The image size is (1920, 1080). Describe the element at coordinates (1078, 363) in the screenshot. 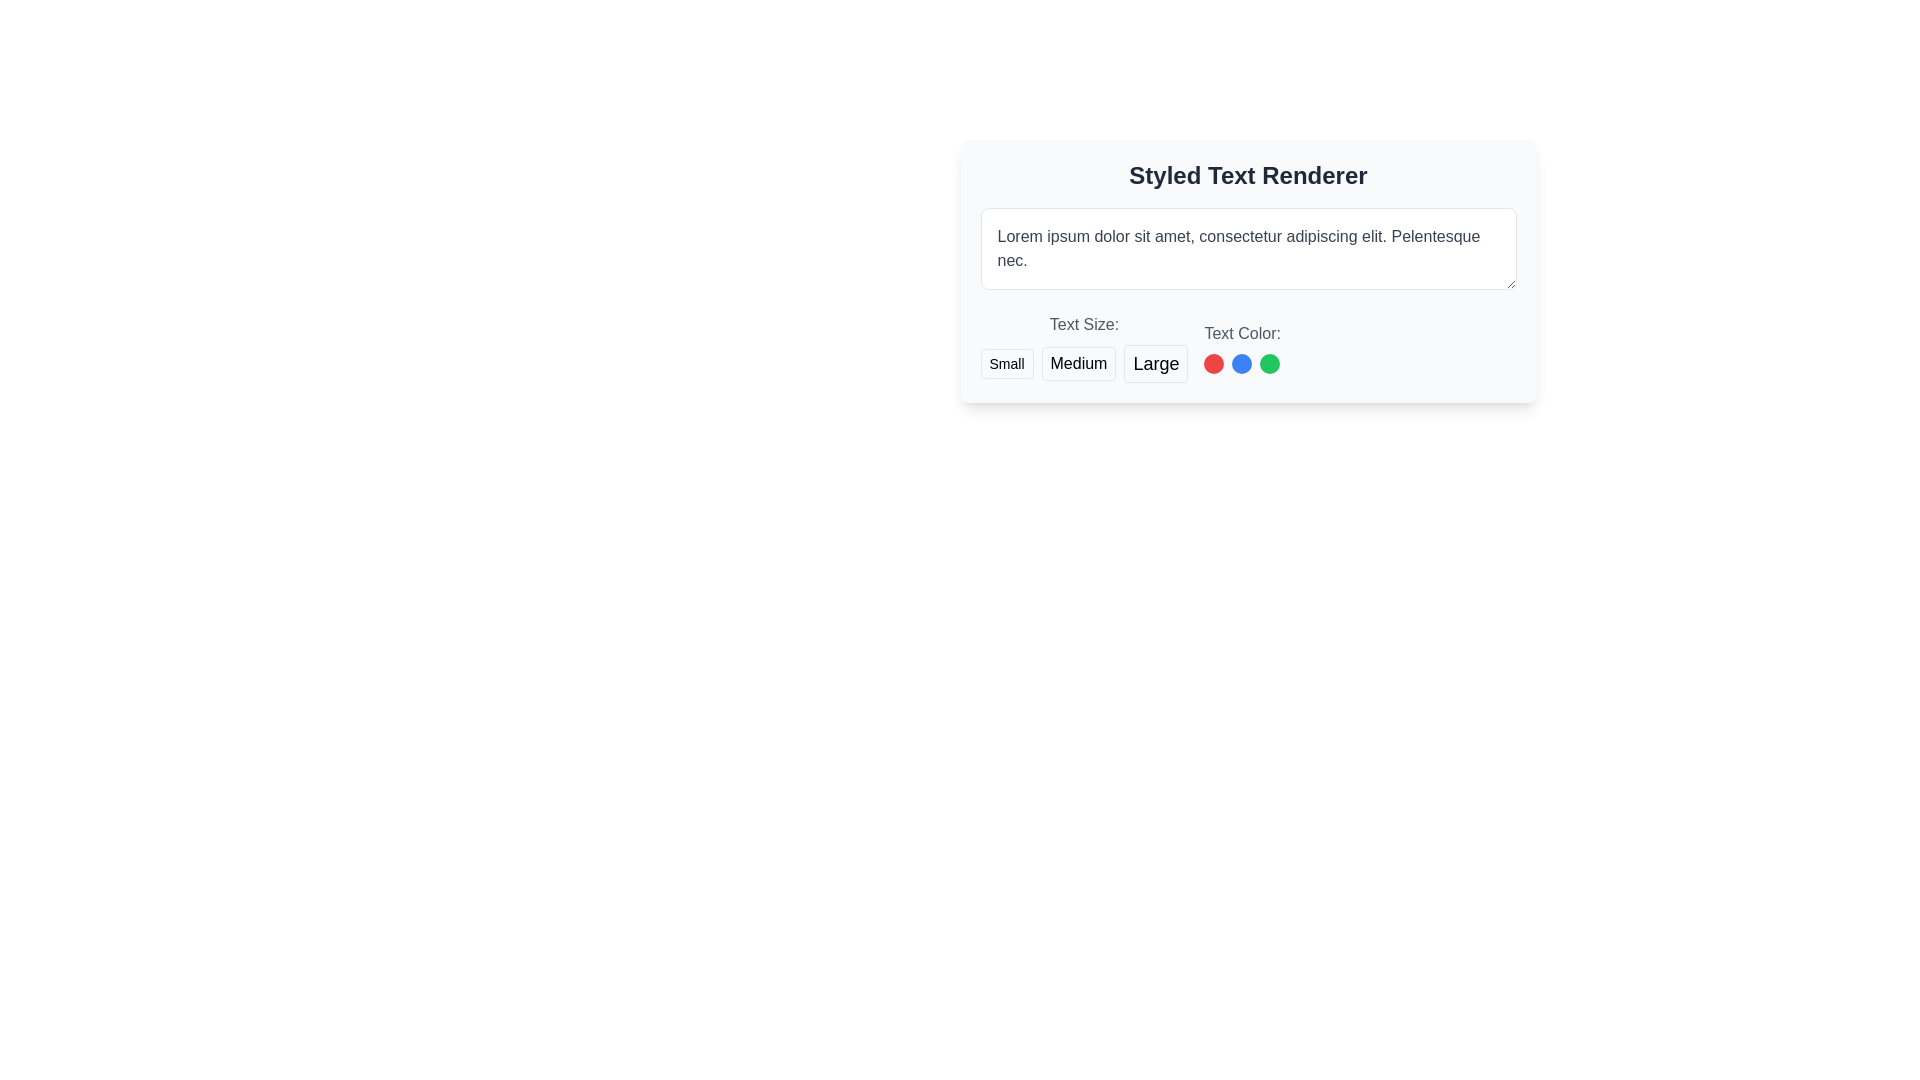

I see `the 'Medium' button located below the text input box in the 'Text Size' section` at that location.